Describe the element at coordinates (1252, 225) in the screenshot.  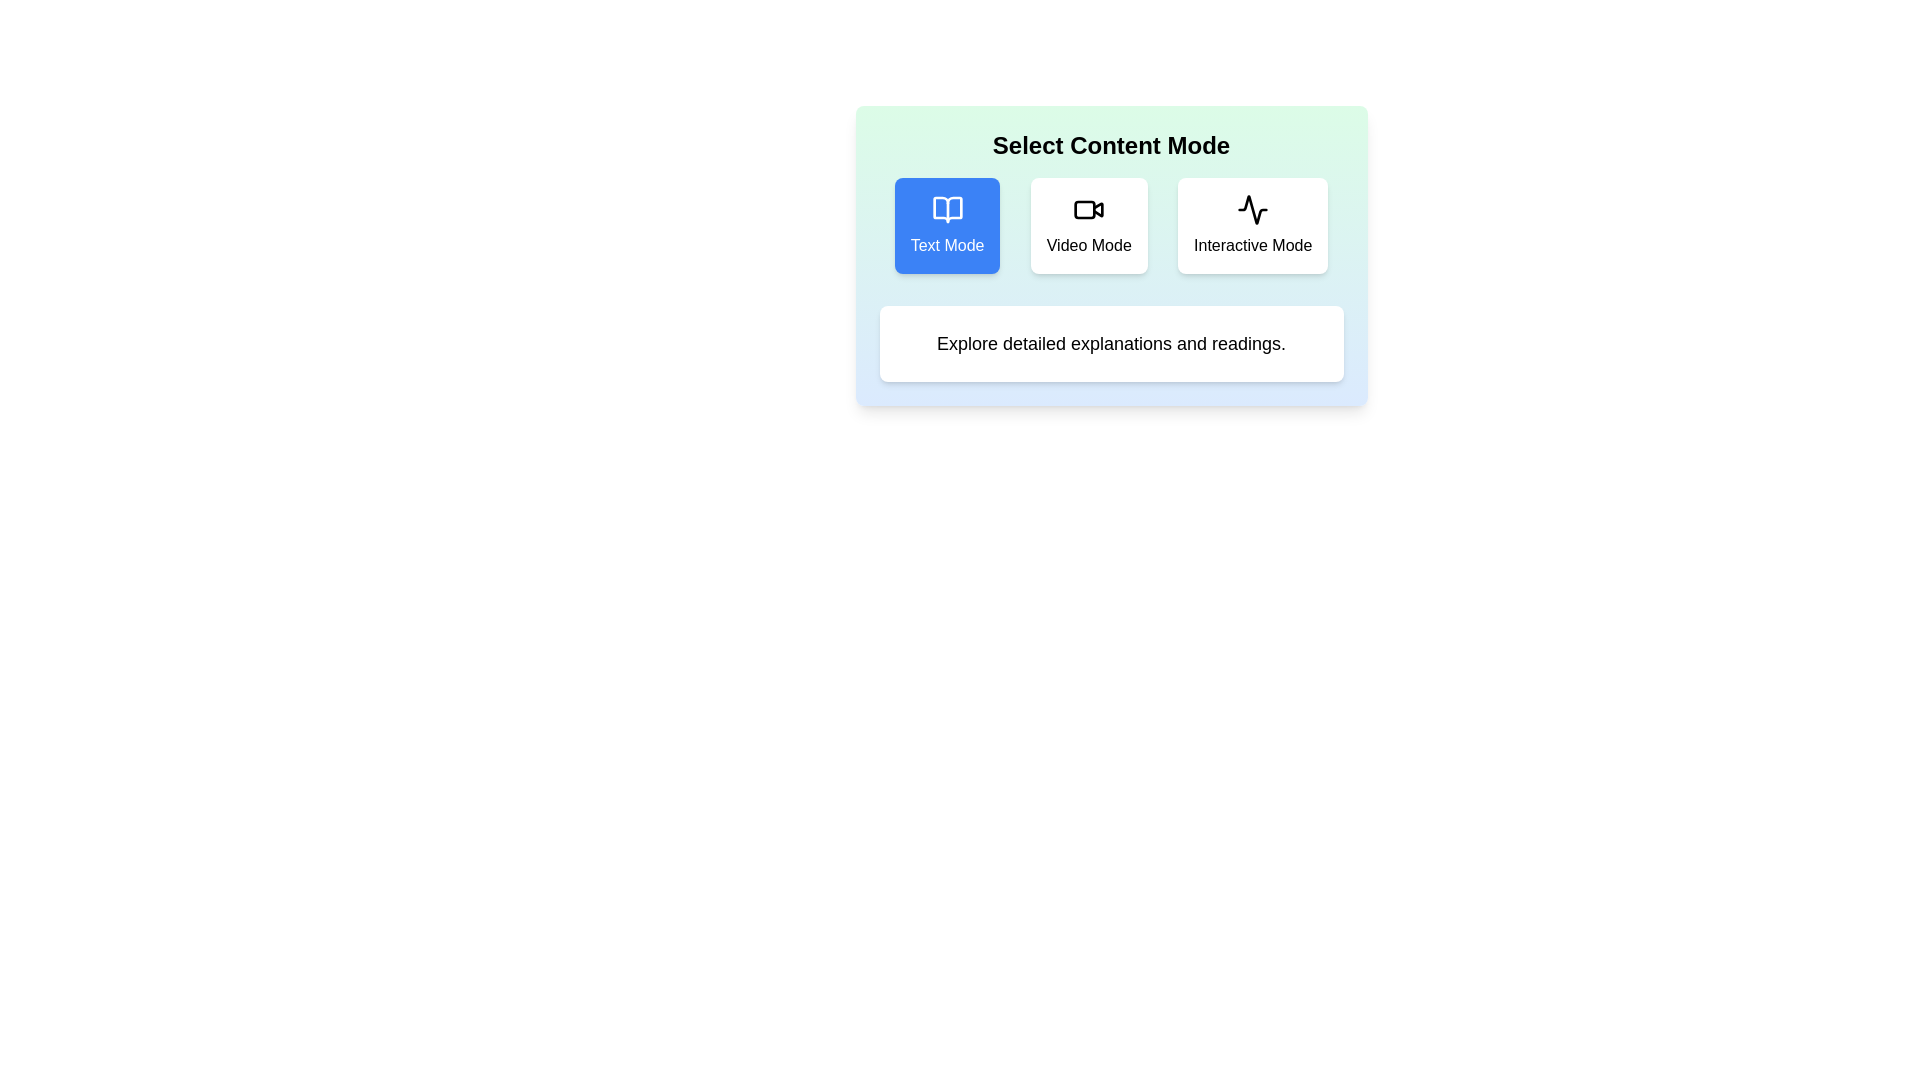
I see `the Interactive Mode button to see its hover effect` at that location.